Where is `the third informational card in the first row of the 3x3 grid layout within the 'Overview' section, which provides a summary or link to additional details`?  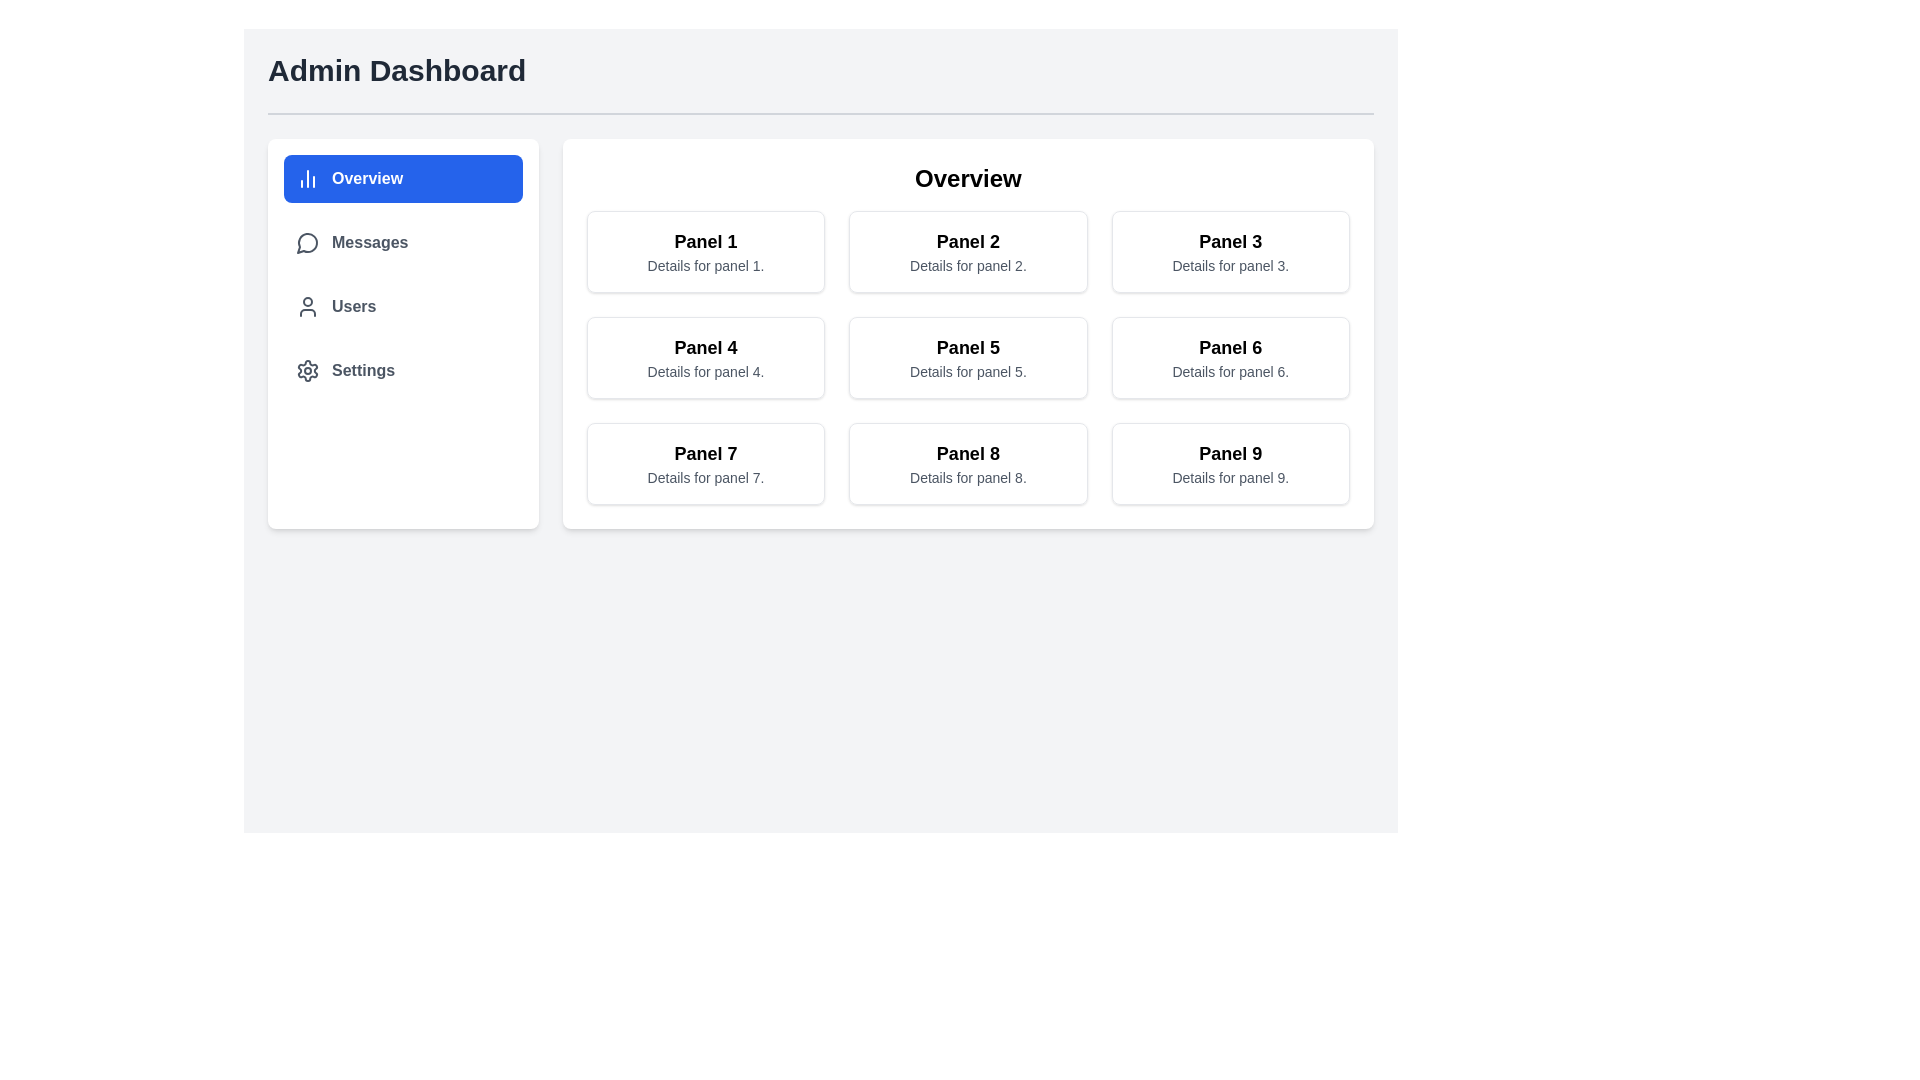 the third informational card in the first row of the 3x3 grid layout within the 'Overview' section, which provides a summary or link to additional details is located at coordinates (1229, 250).